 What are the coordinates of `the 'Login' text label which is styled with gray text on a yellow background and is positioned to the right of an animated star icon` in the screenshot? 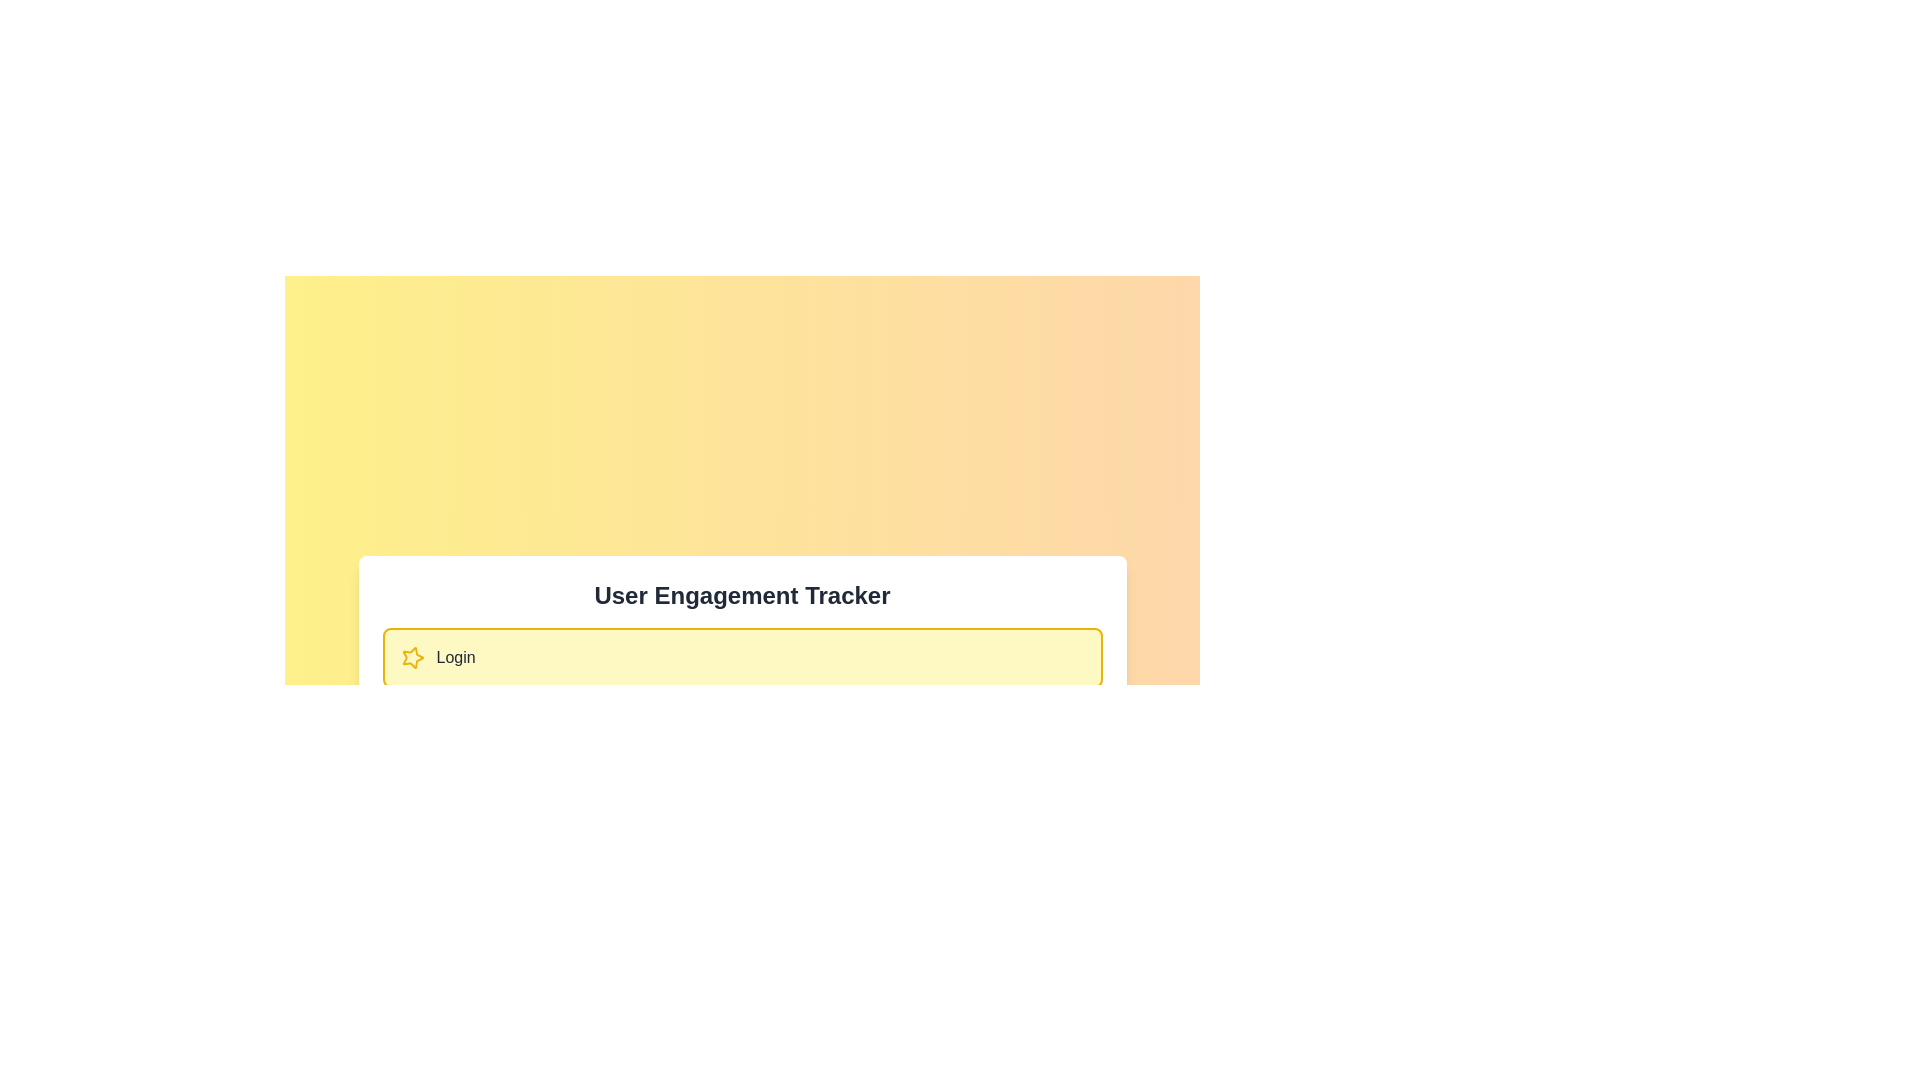 It's located at (455, 658).